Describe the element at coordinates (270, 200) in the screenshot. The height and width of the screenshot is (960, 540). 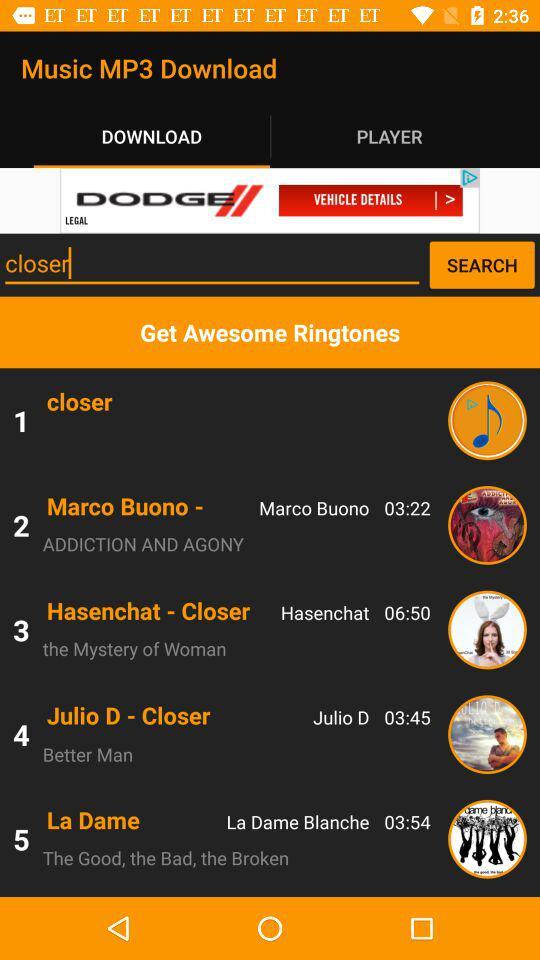
I see `click on advertisement` at that location.